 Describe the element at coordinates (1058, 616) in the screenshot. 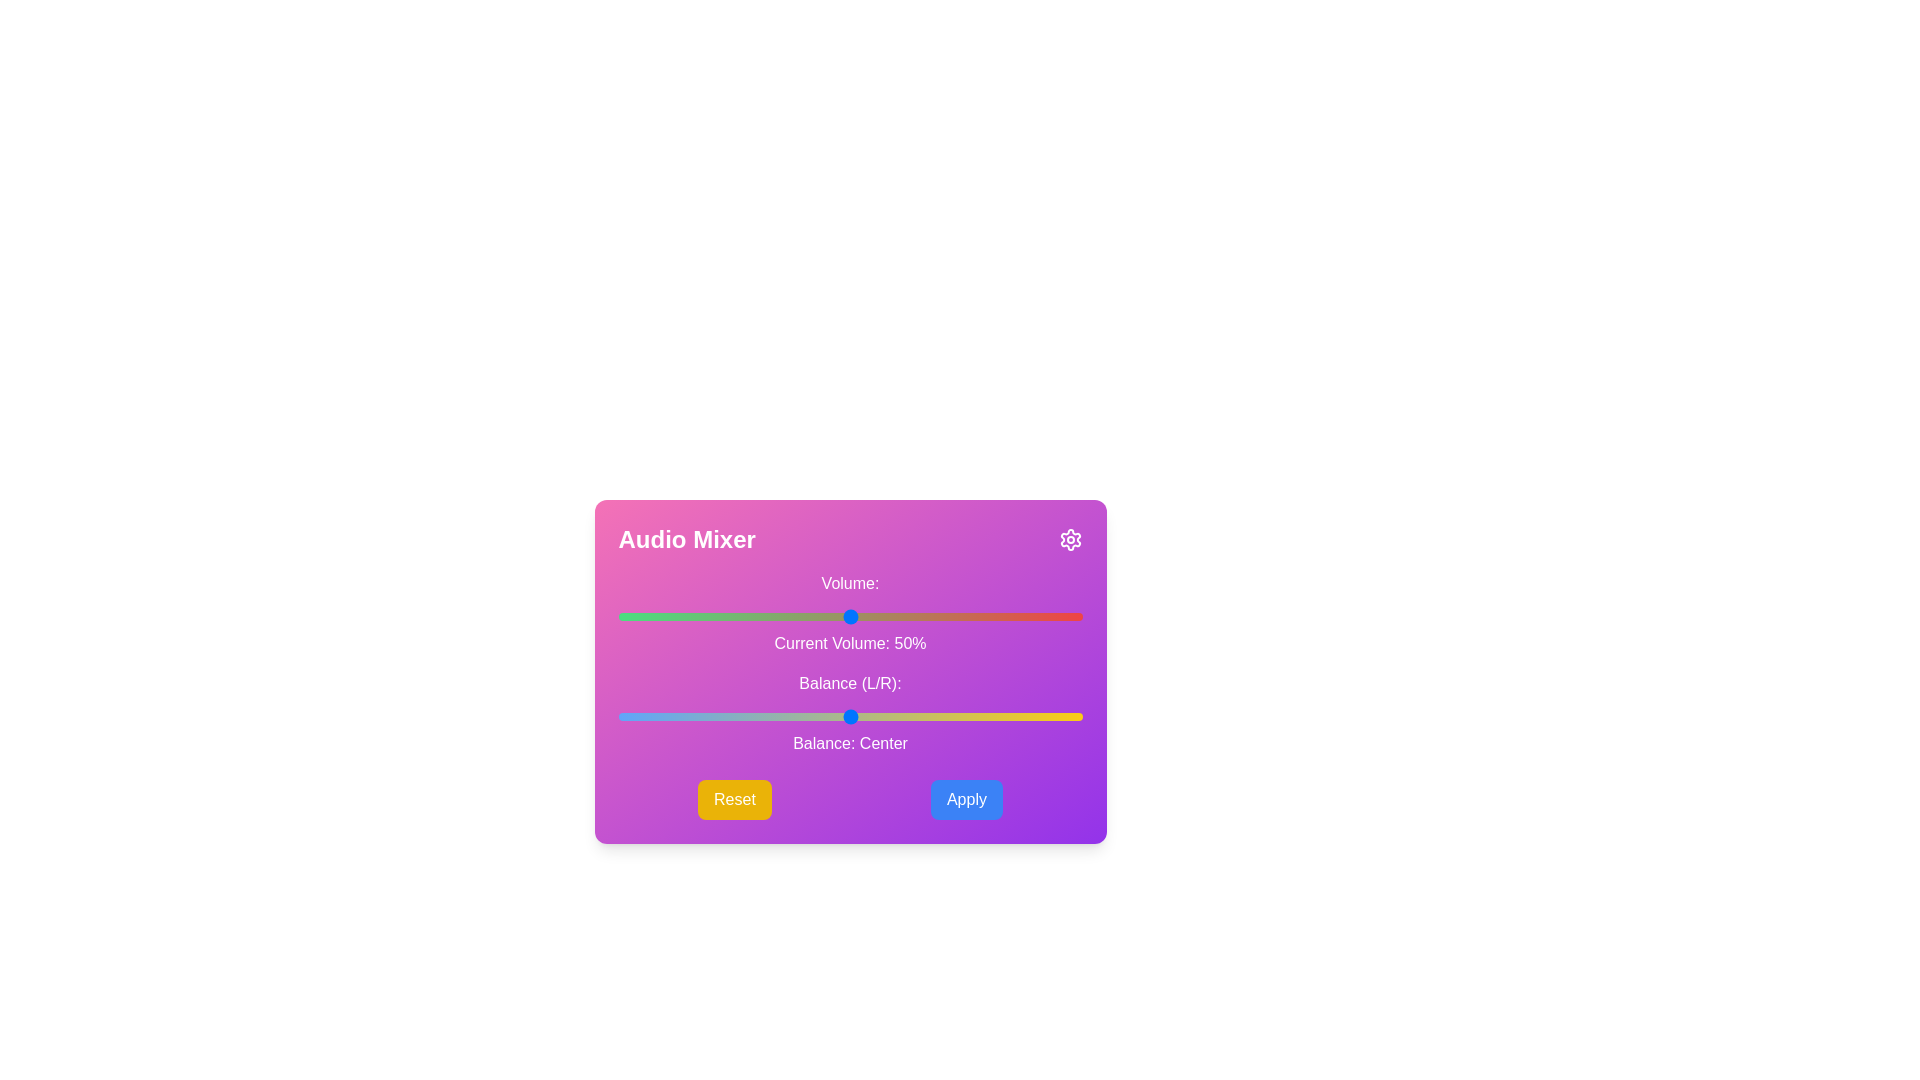

I see `the volume slider to set the volume to 95%` at that location.